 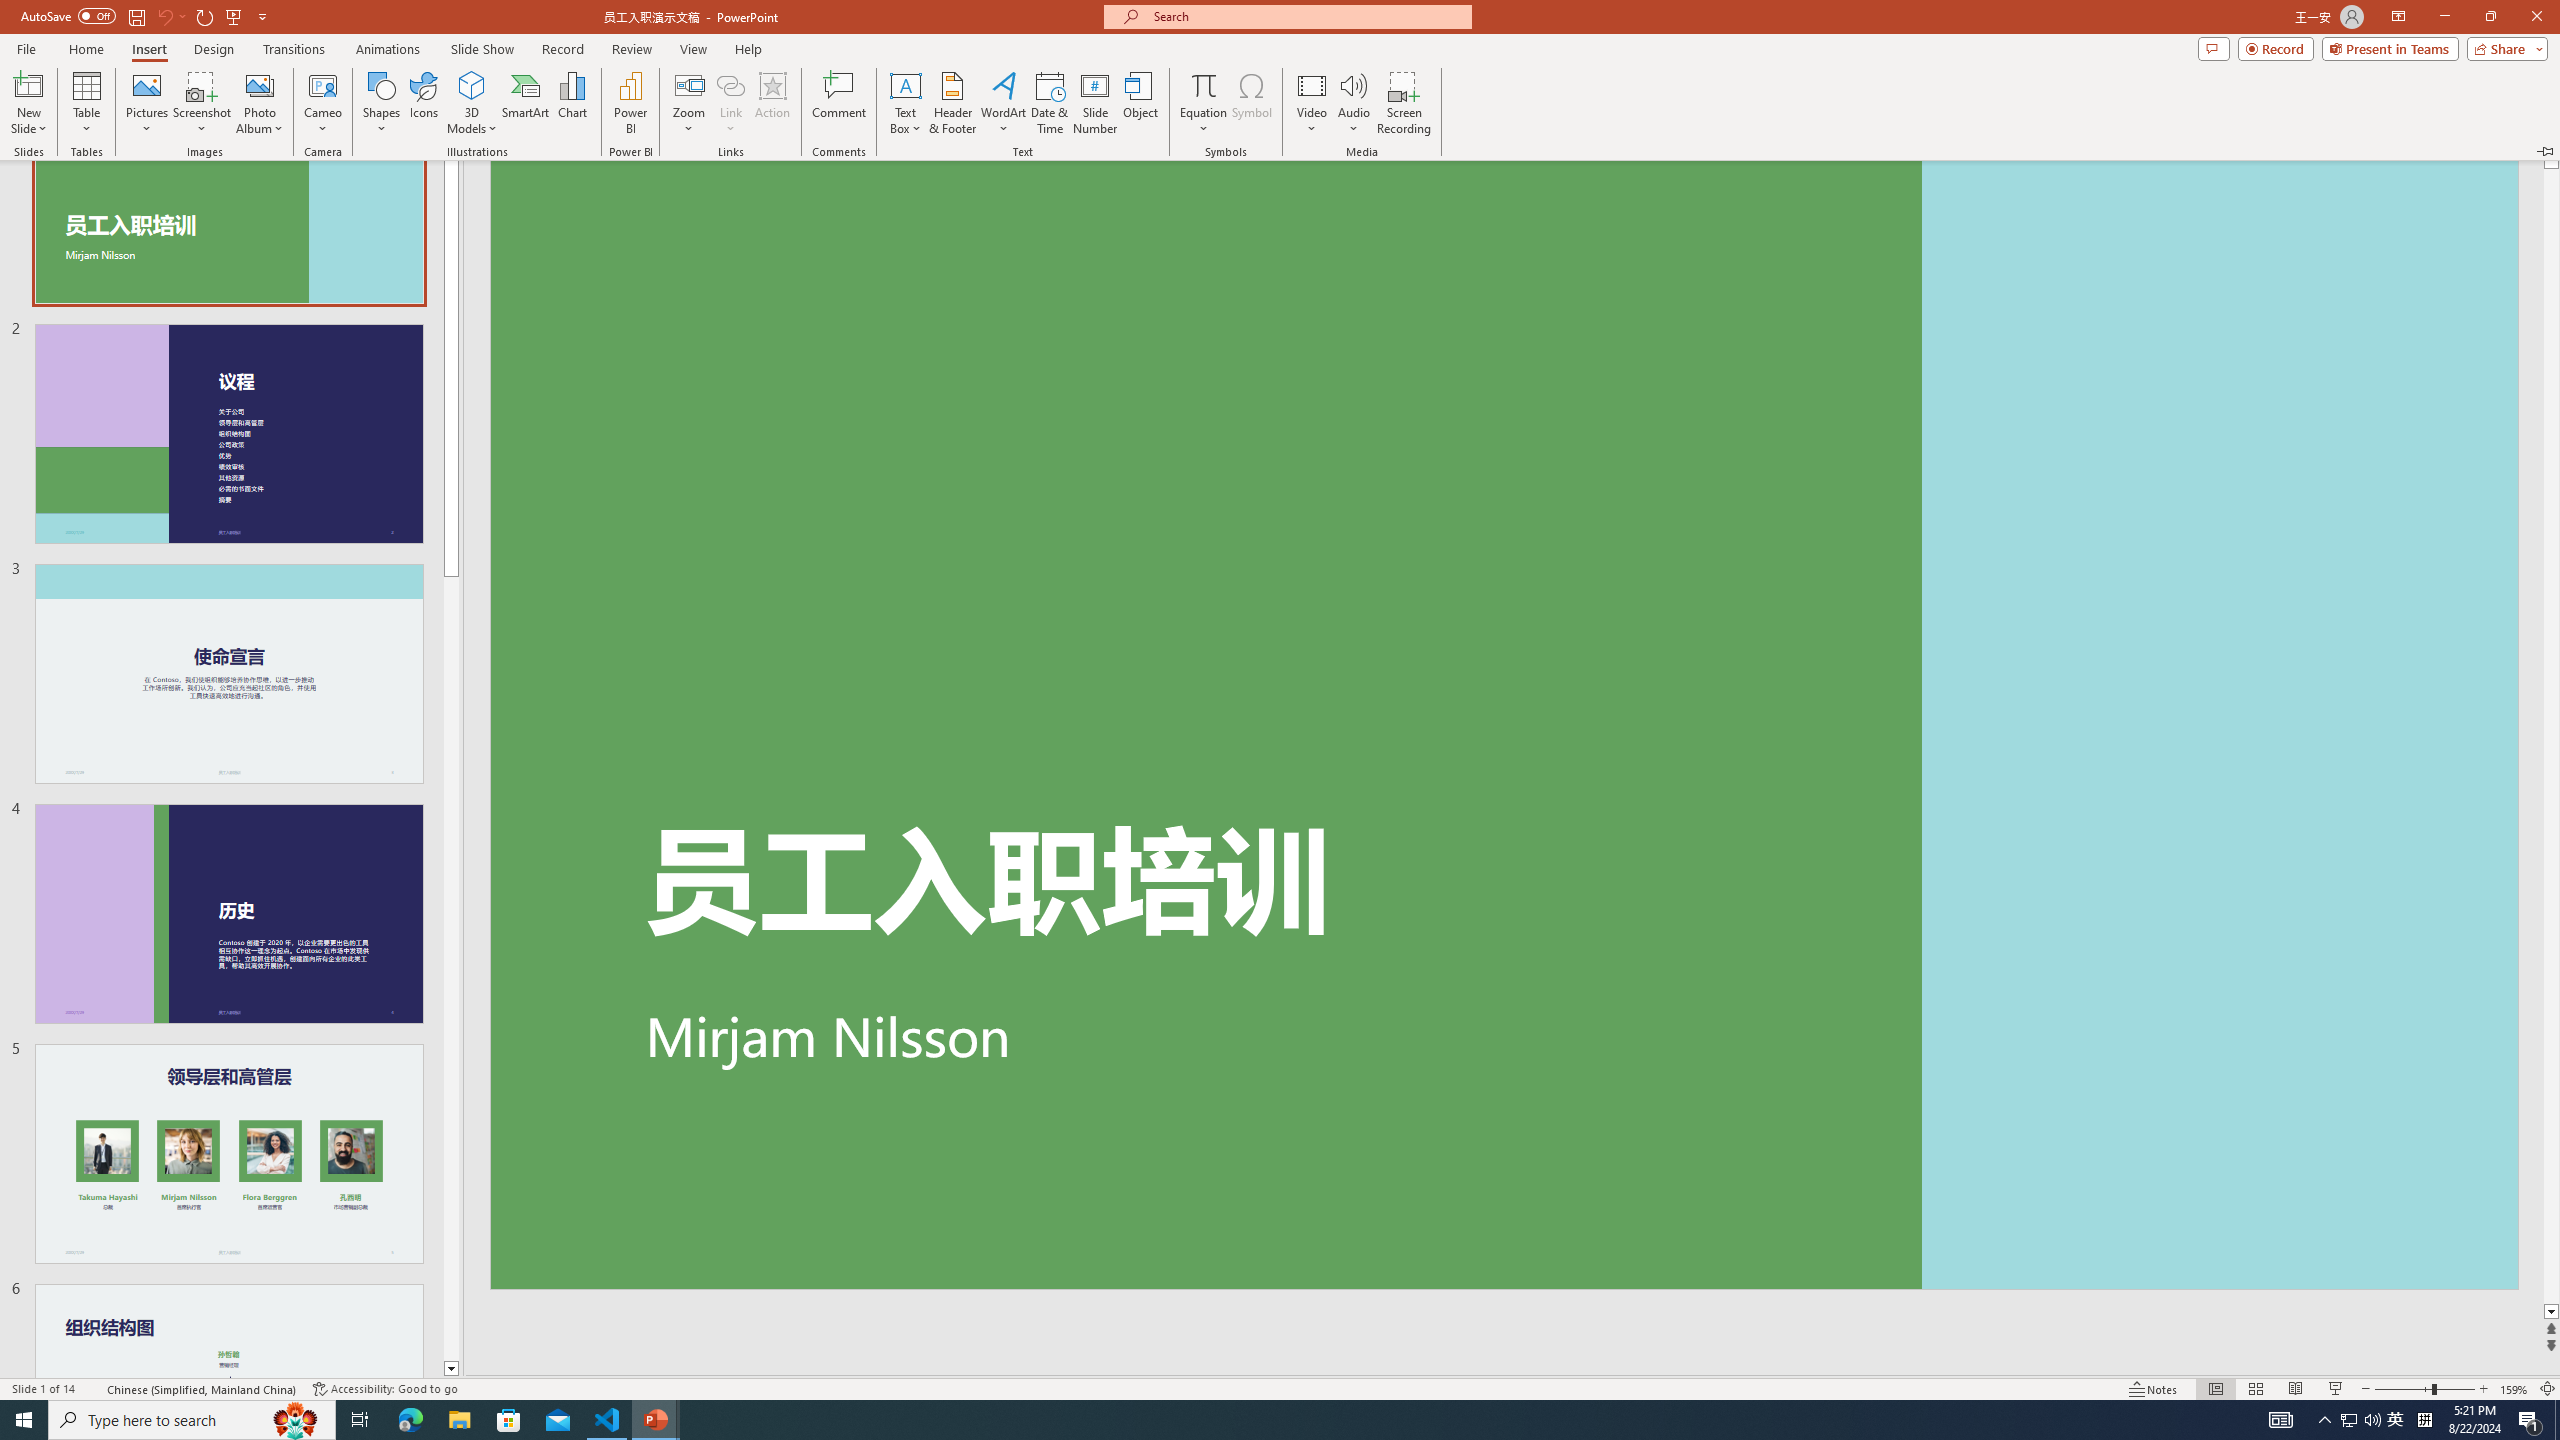 I want to click on 'Action Center, 1 new notification', so click(x=2530, y=1418).